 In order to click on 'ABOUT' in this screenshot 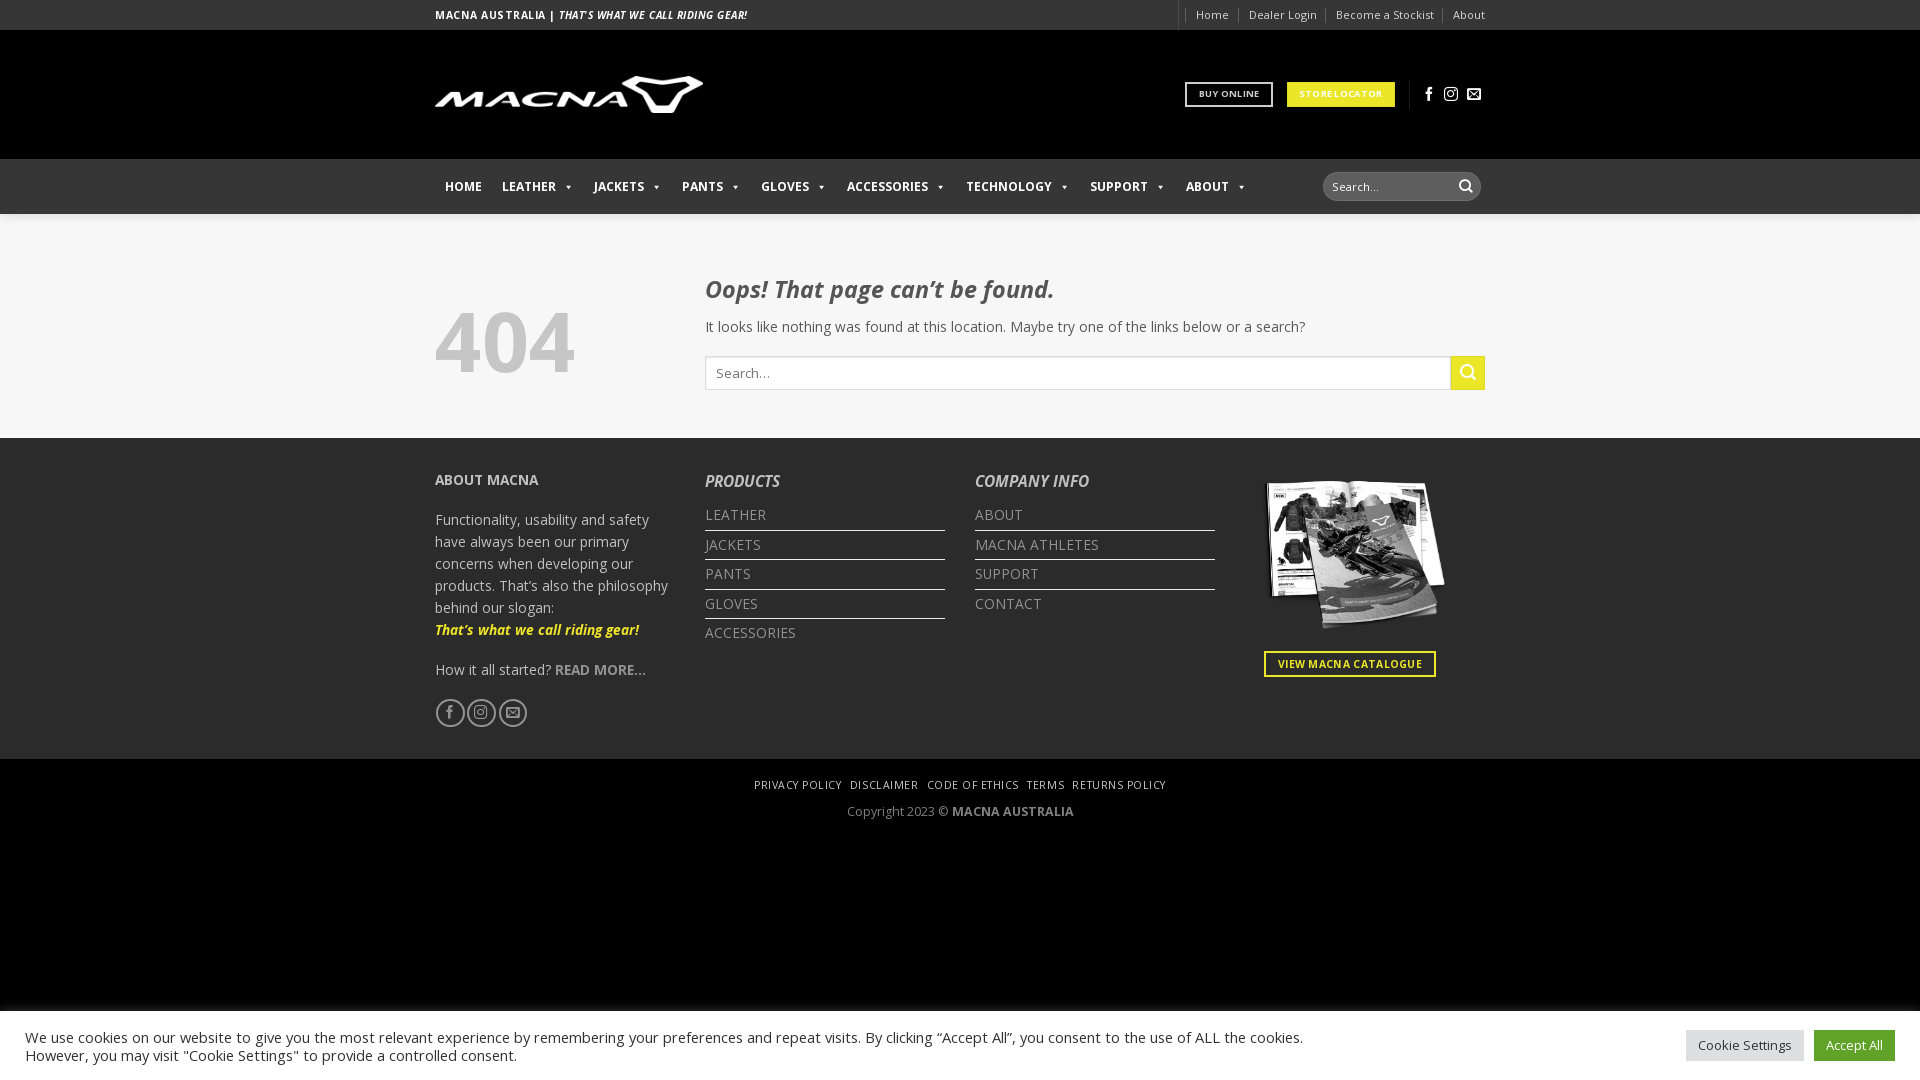, I will do `click(1215, 185)`.